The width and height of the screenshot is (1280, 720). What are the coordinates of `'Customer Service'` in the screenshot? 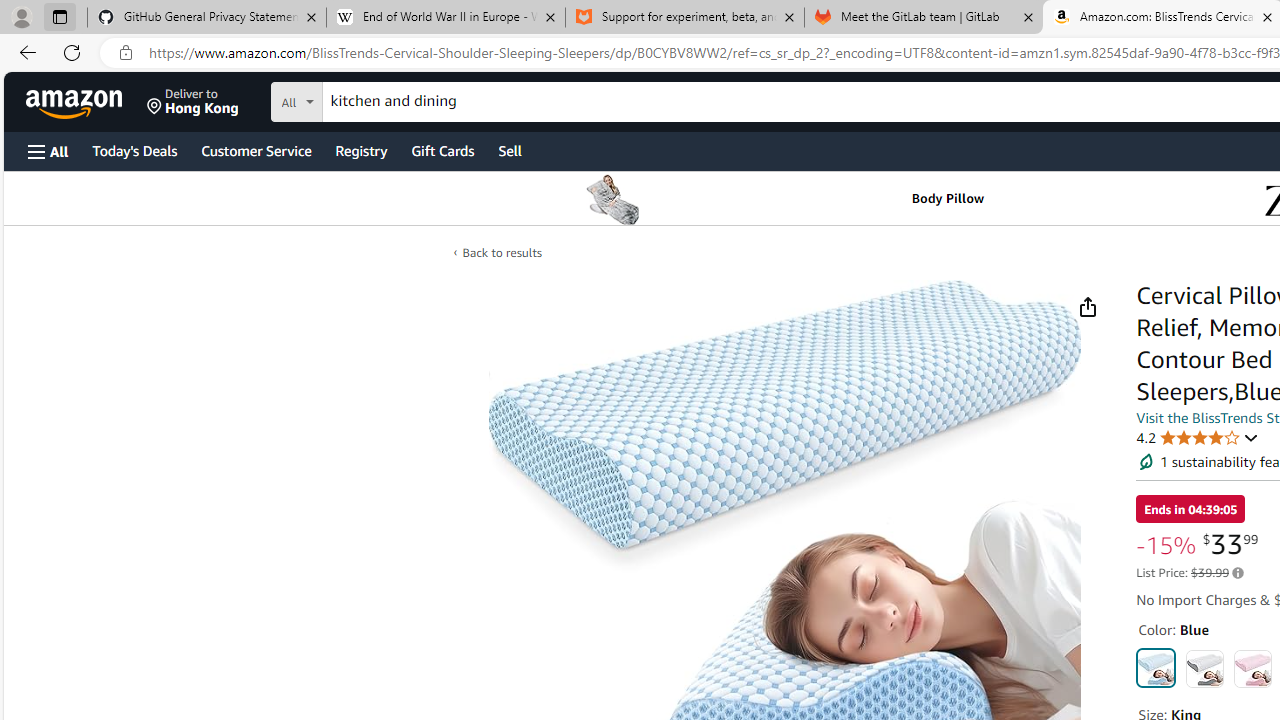 It's located at (255, 149).